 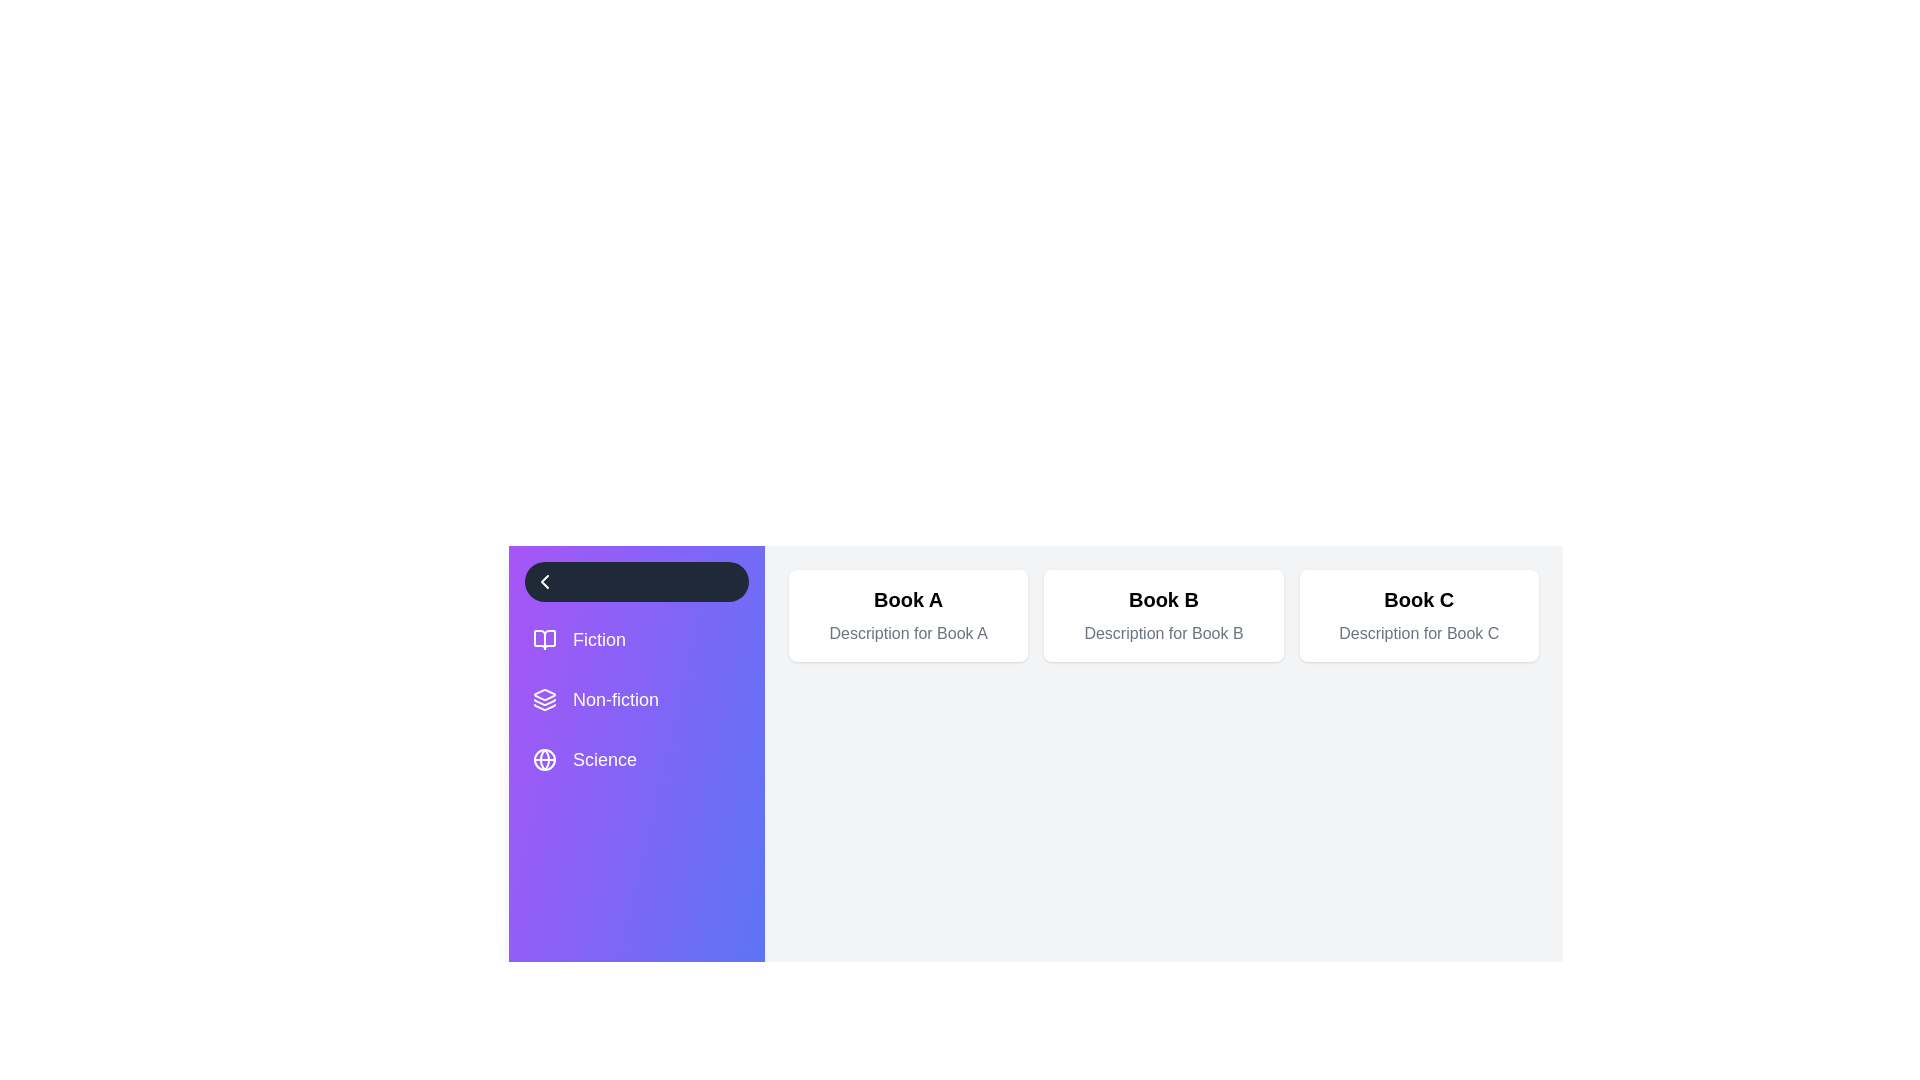 What do you see at coordinates (1418, 615) in the screenshot?
I see `the card representing Book C` at bounding box center [1418, 615].